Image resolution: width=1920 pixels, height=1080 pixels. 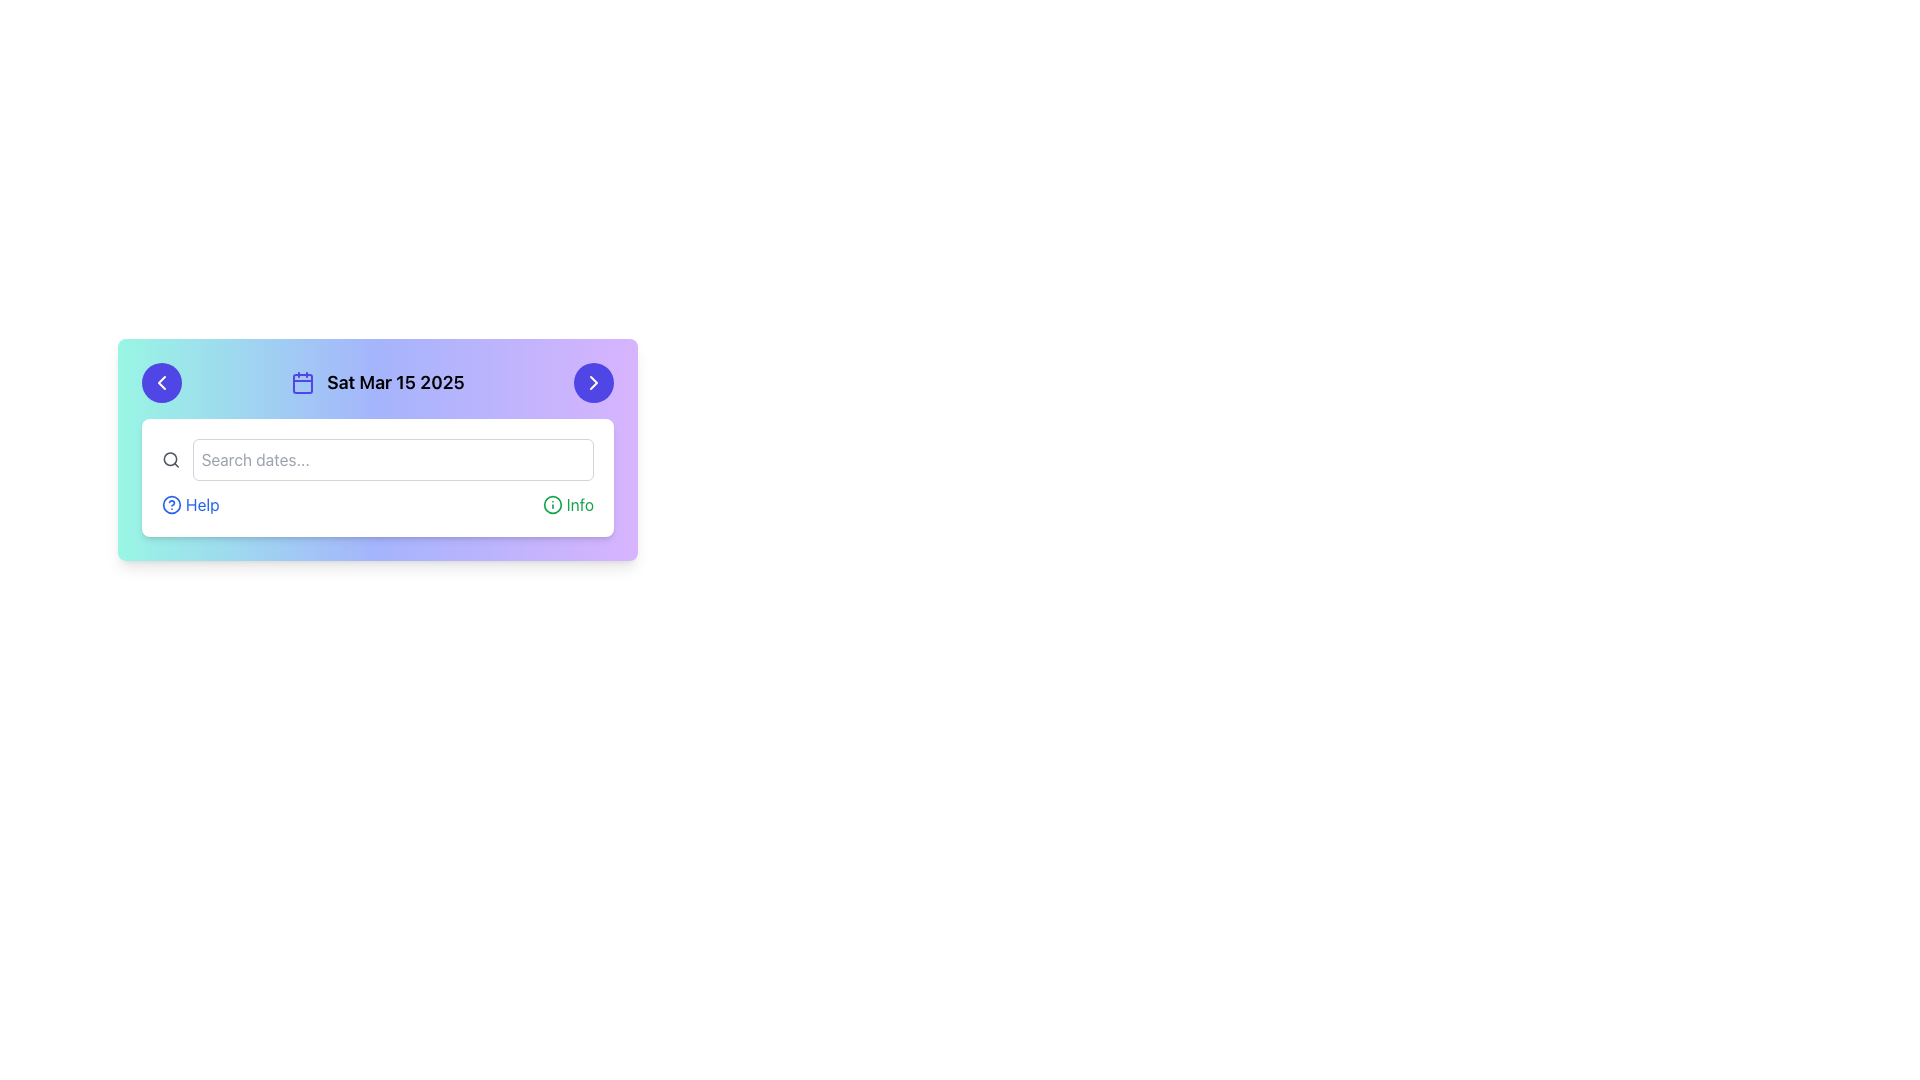 I want to click on the Label that displays the selected date, located at the center of the horizontal bar above the search area, so click(x=378, y=382).